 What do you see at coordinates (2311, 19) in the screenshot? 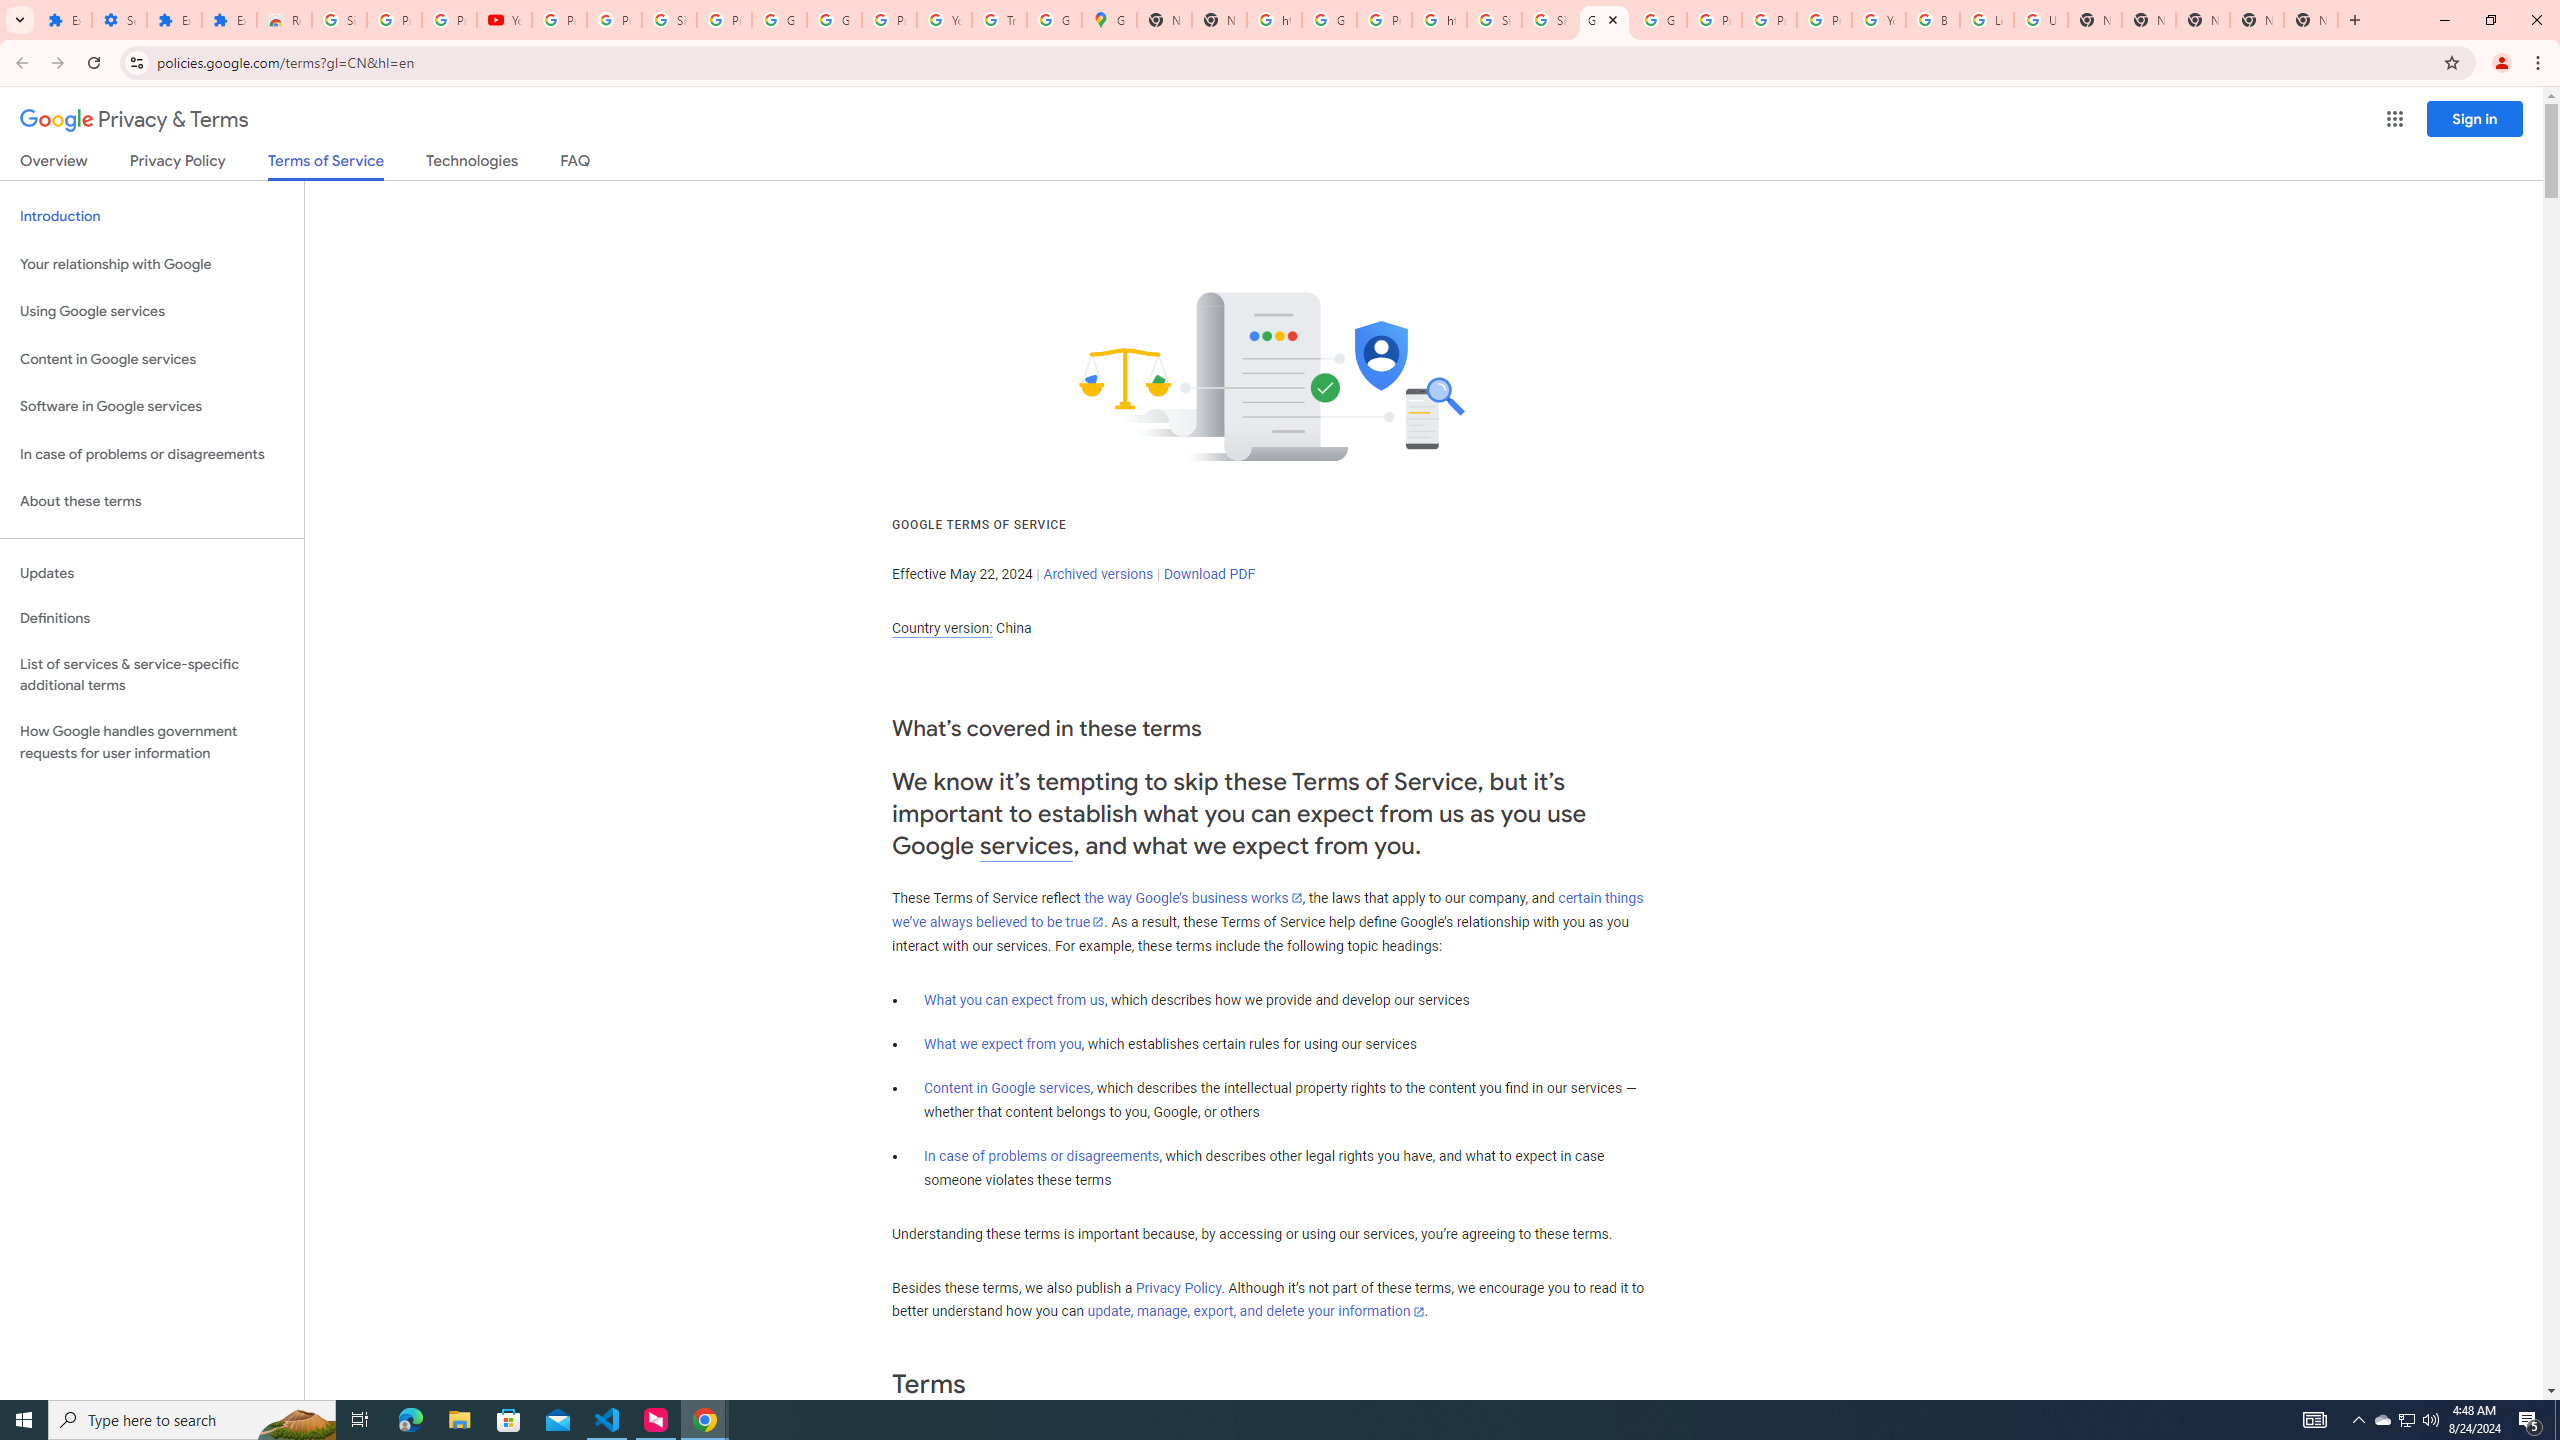
I see `'New Tab'` at bounding box center [2311, 19].